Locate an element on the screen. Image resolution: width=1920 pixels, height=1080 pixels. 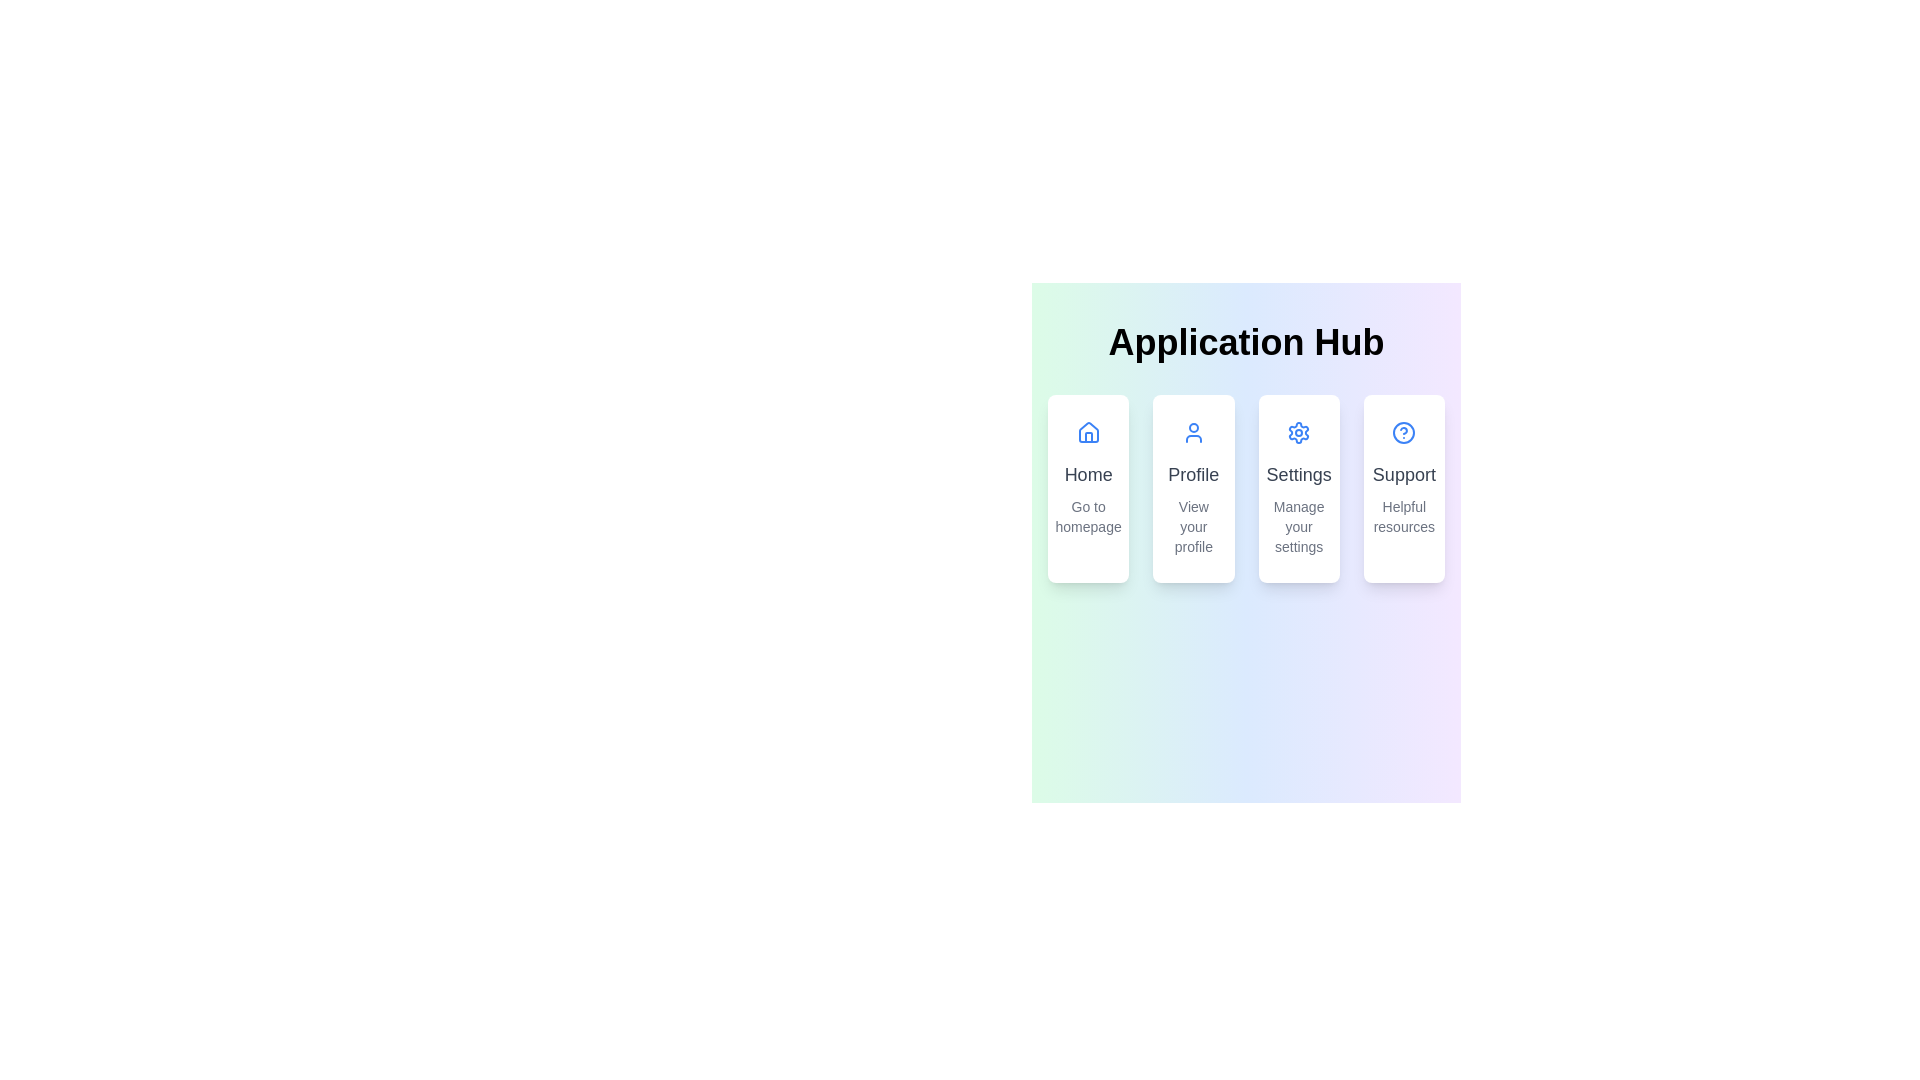
the text label that serves as a title for the homepage link, positioned between the icon and the descriptive text labeled 'Go to homepage' in the first card is located at coordinates (1087, 474).